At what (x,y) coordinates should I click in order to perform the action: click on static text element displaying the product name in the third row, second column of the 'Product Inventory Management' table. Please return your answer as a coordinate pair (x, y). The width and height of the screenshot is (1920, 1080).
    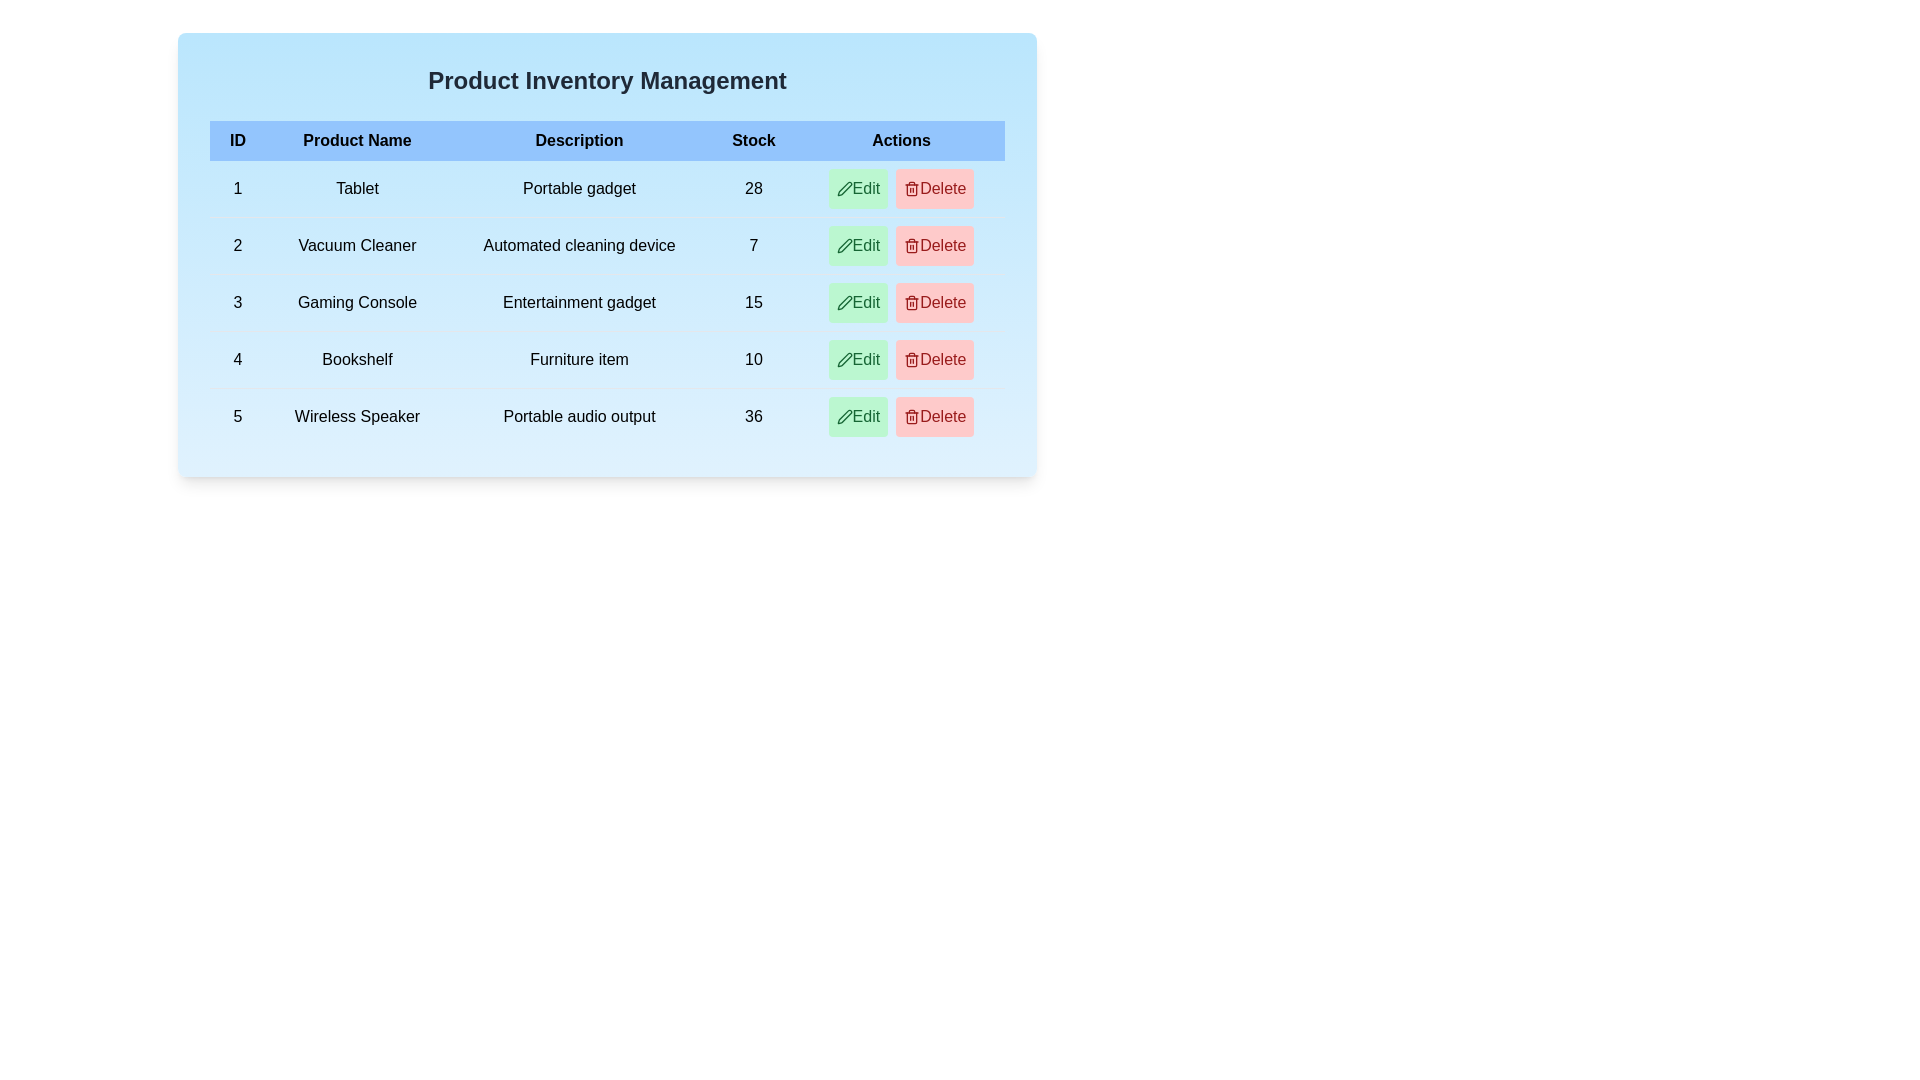
    Looking at the image, I should click on (357, 303).